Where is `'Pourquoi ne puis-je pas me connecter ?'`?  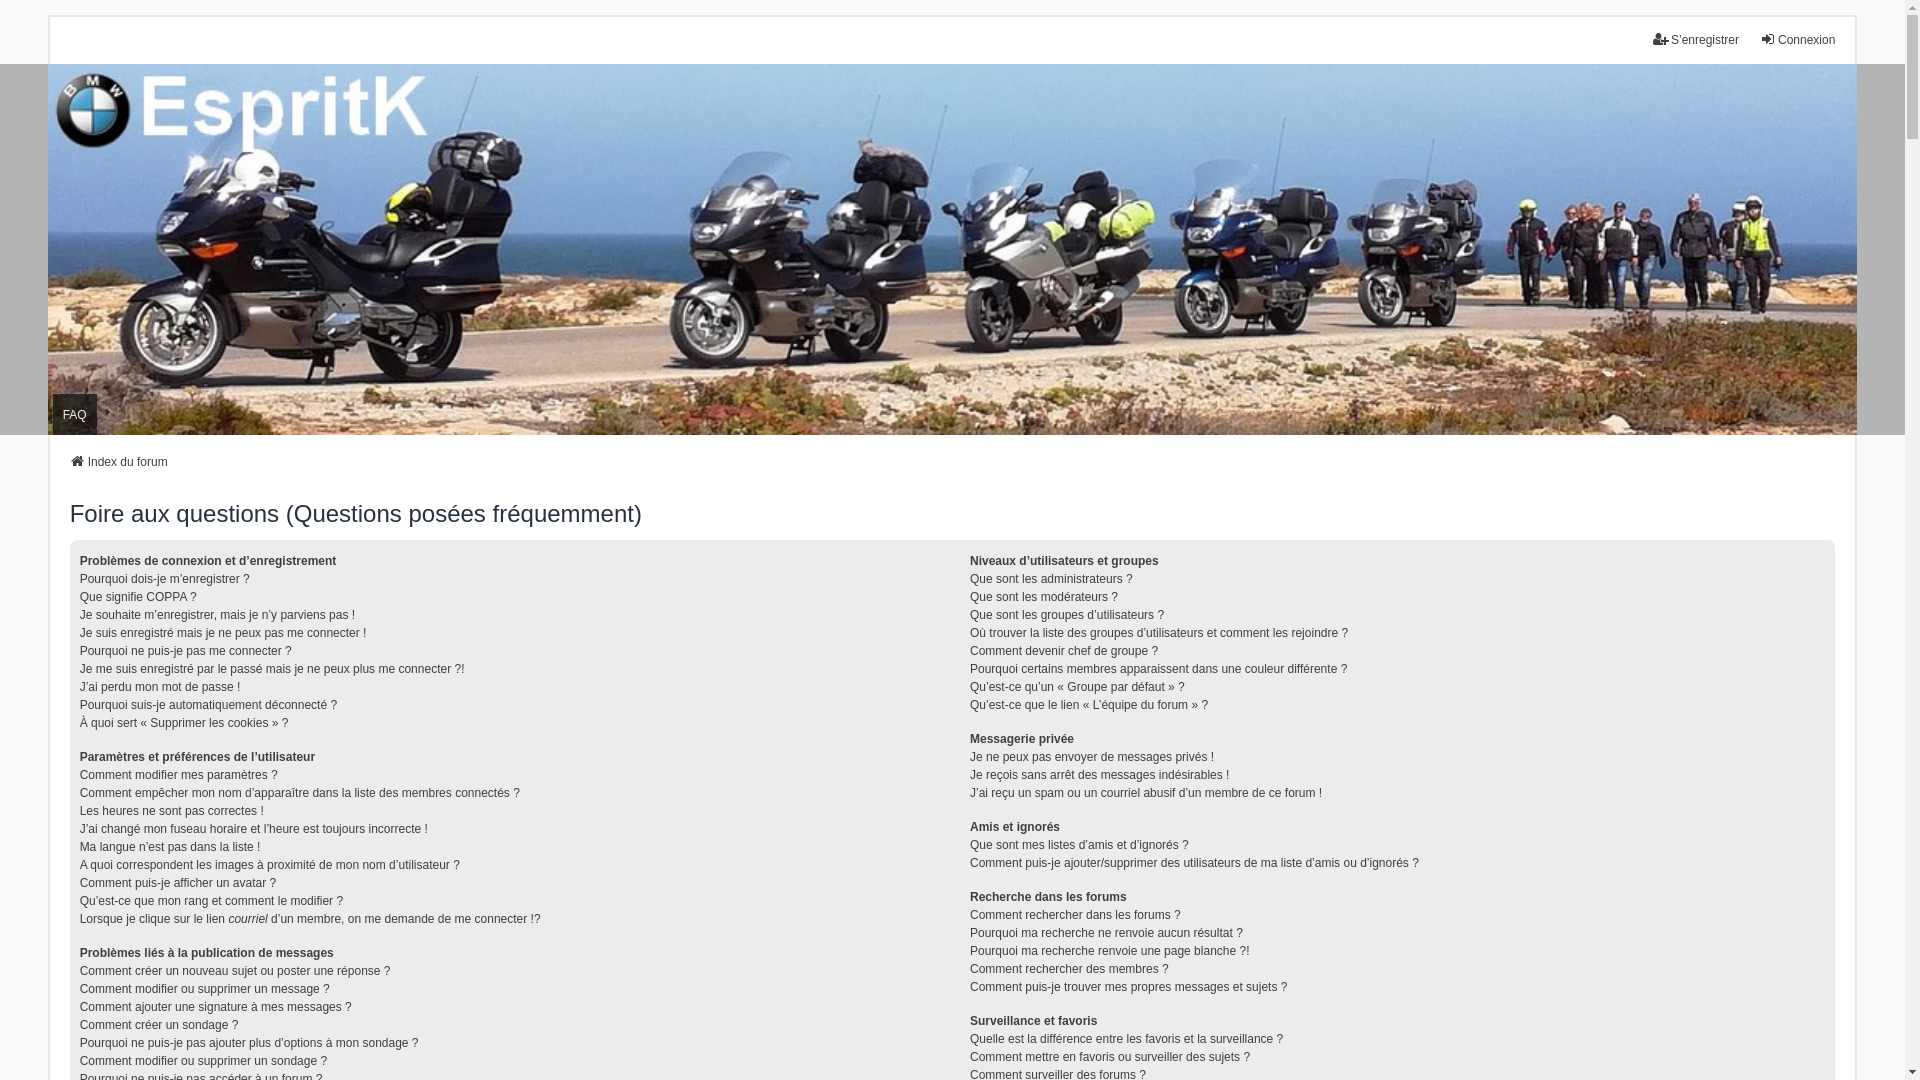
'Pourquoi ne puis-je pas me connecter ?' is located at coordinates (80, 651).